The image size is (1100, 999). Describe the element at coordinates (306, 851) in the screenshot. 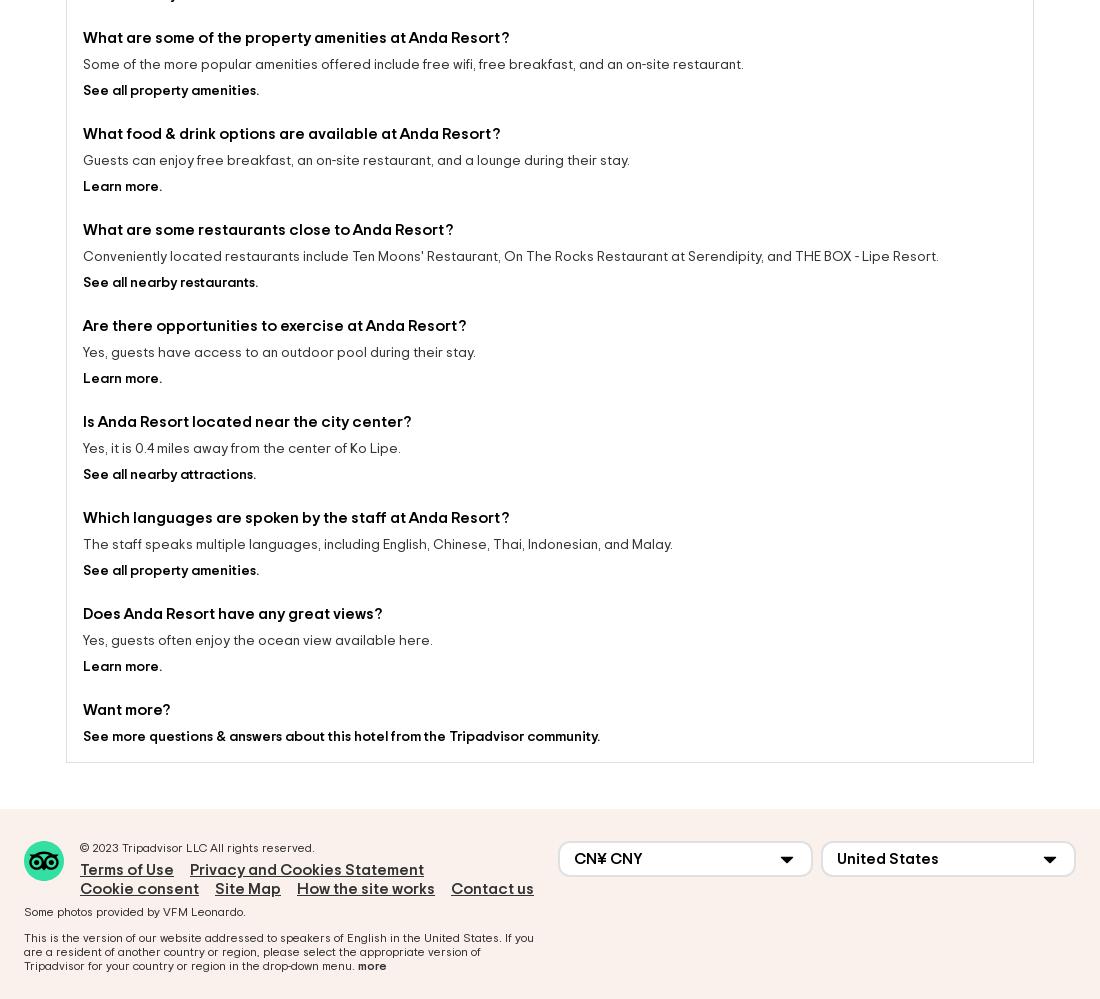

I see `'Privacy and Cookies Statement'` at that location.